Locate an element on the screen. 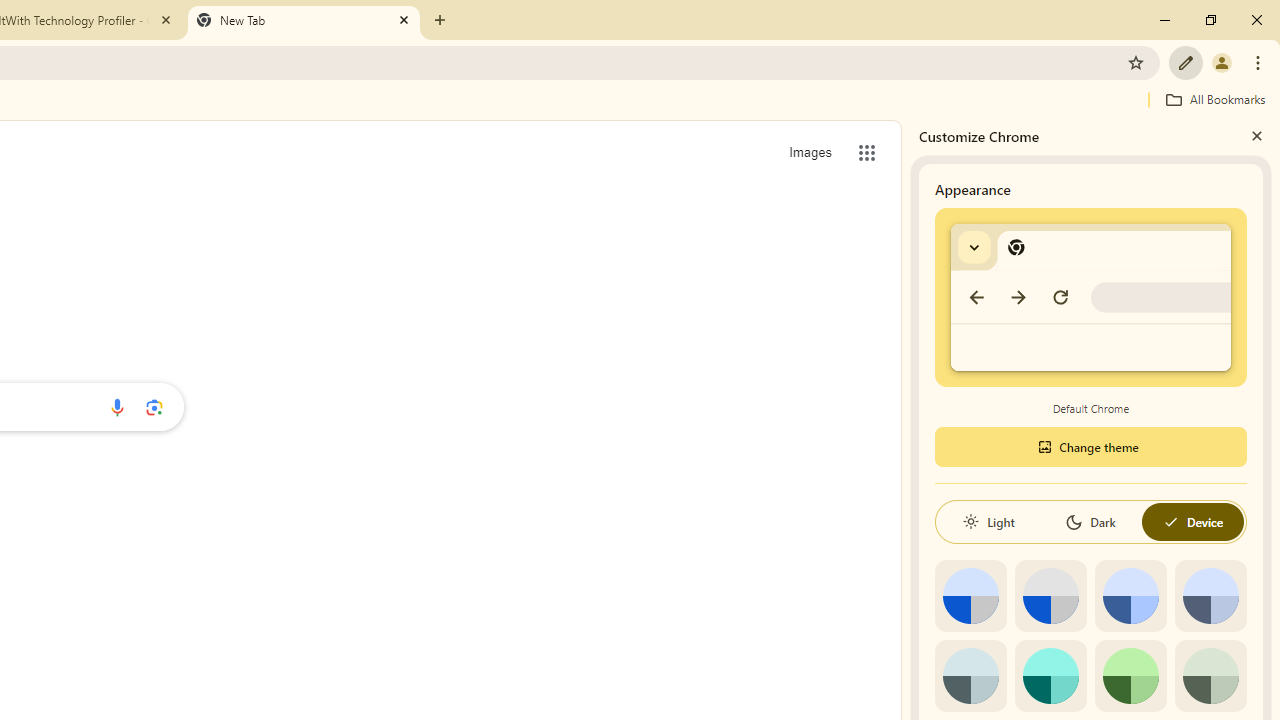  'Grey default color' is located at coordinates (1049, 595).